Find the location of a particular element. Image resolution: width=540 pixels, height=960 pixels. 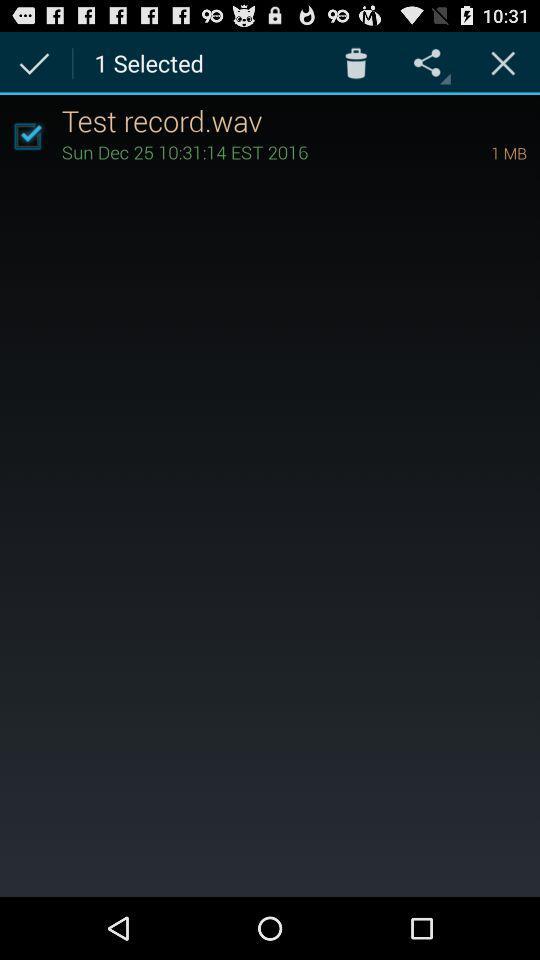

the icon to the right of the sun dec 25 item is located at coordinates (480, 151).